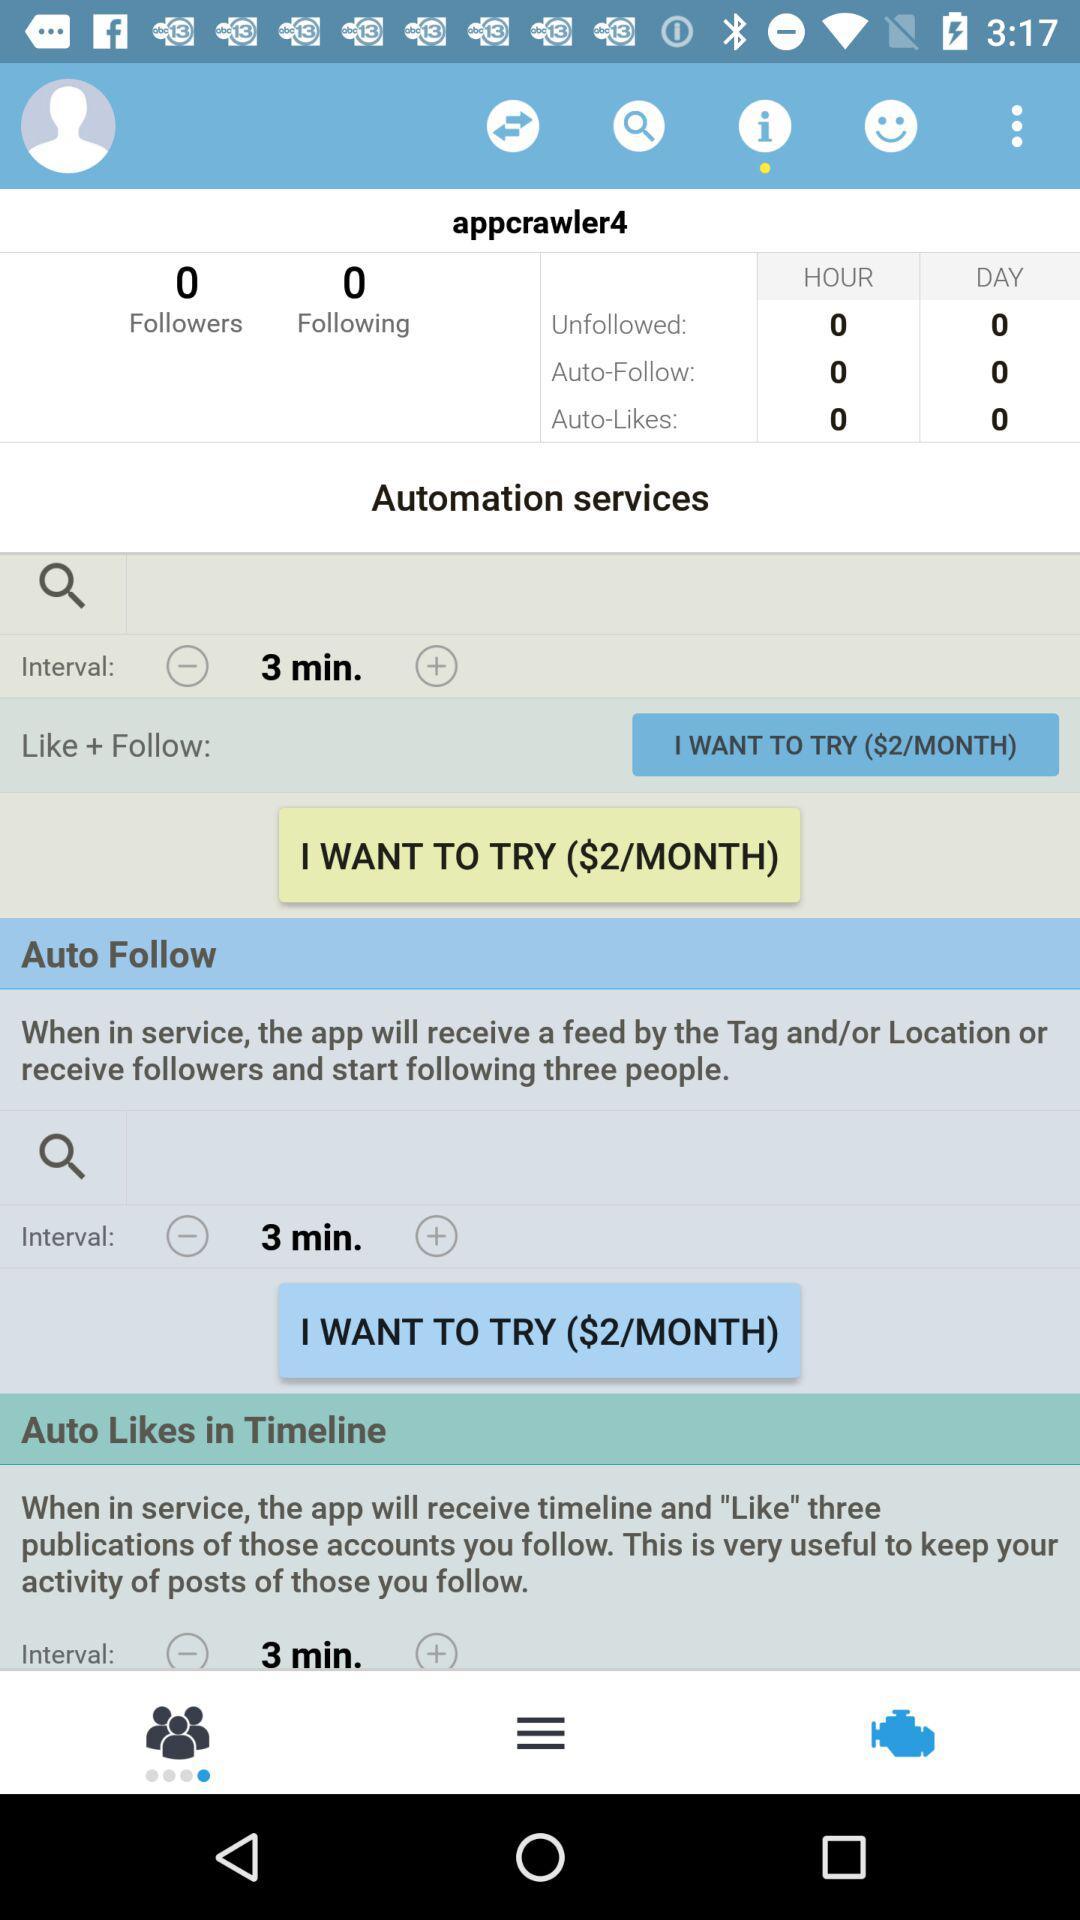 This screenshot has width=1080, height=1920. I want to click on person, so click(178, 1730).